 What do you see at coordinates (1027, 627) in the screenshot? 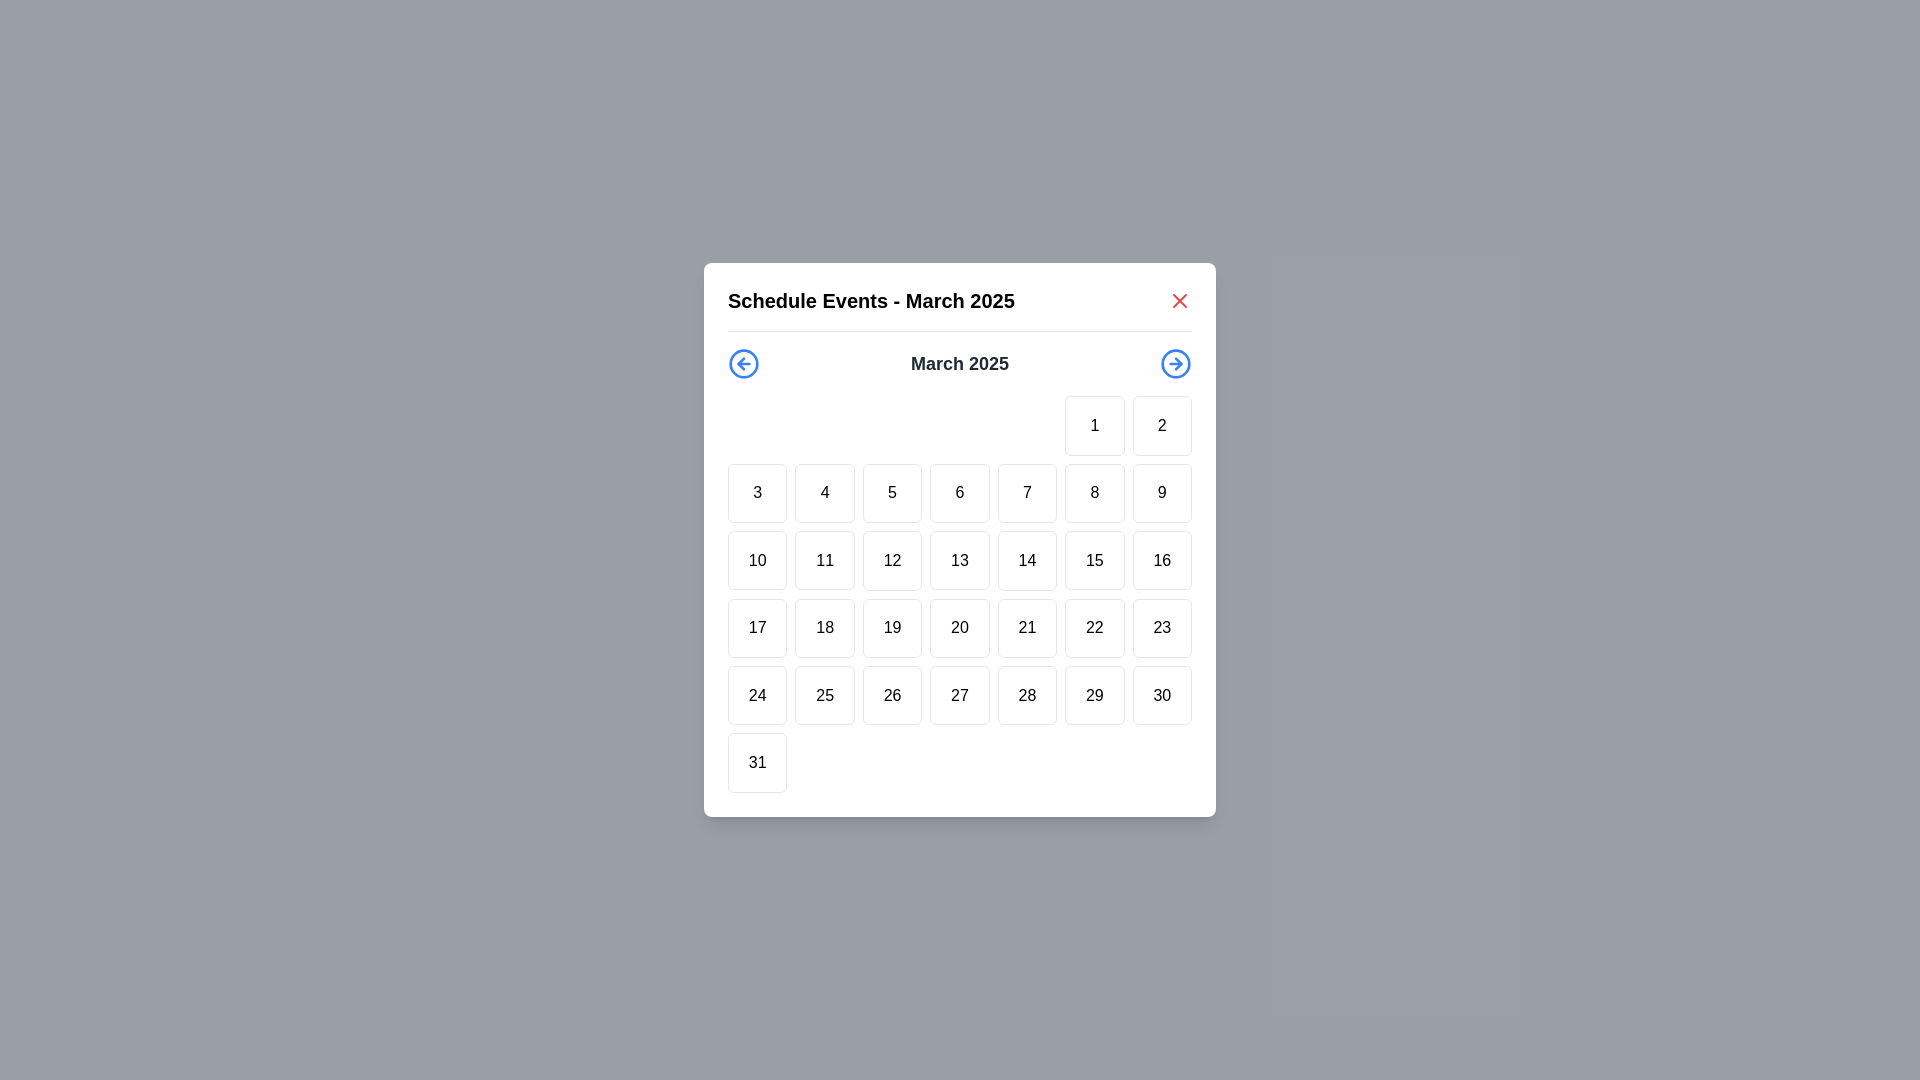
I see `the square-shaped button with a white background and the text '21' in the center` at bounding box center [1027, 627].